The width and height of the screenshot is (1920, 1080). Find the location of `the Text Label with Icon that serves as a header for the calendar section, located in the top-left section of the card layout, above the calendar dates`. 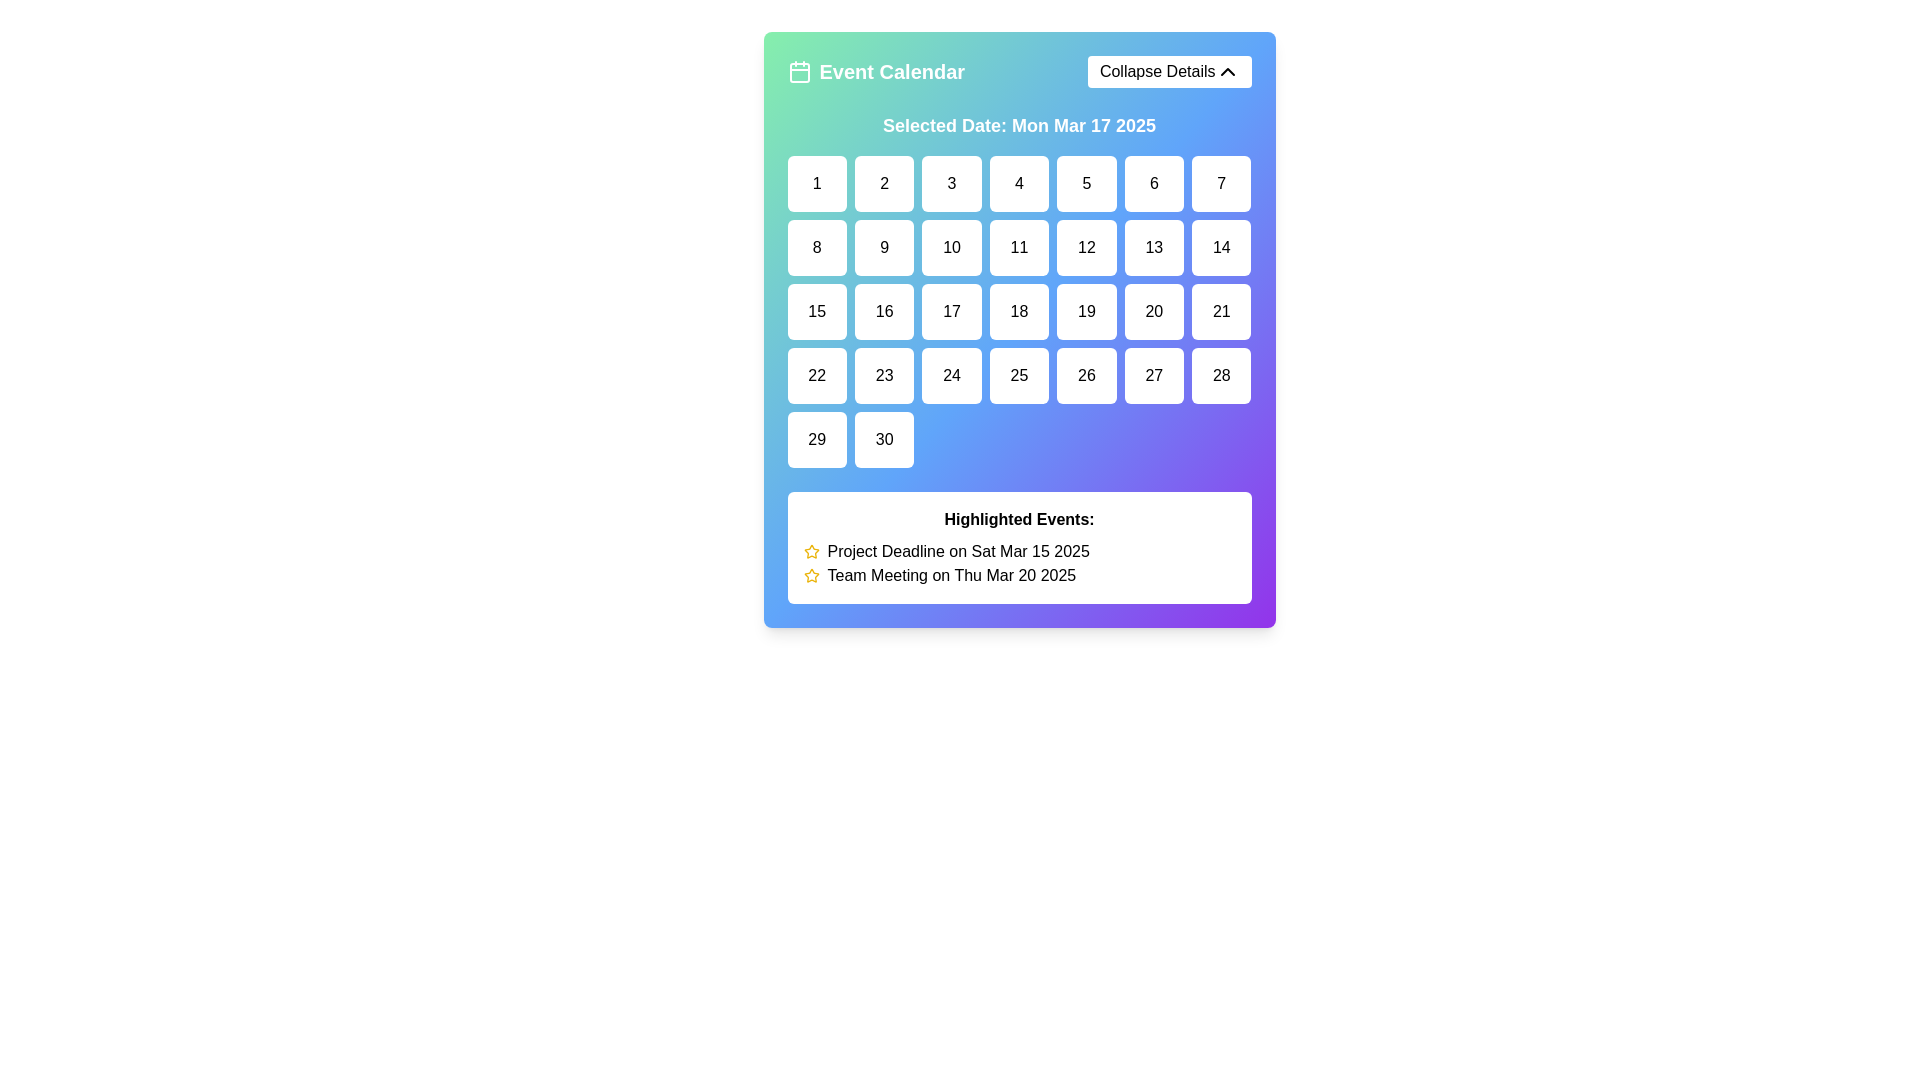

the Text Label with Icon that serves as a header for the calendar section, located in the top-left section of the card layout, above the calendar dates is located at coordinates (876, 71).